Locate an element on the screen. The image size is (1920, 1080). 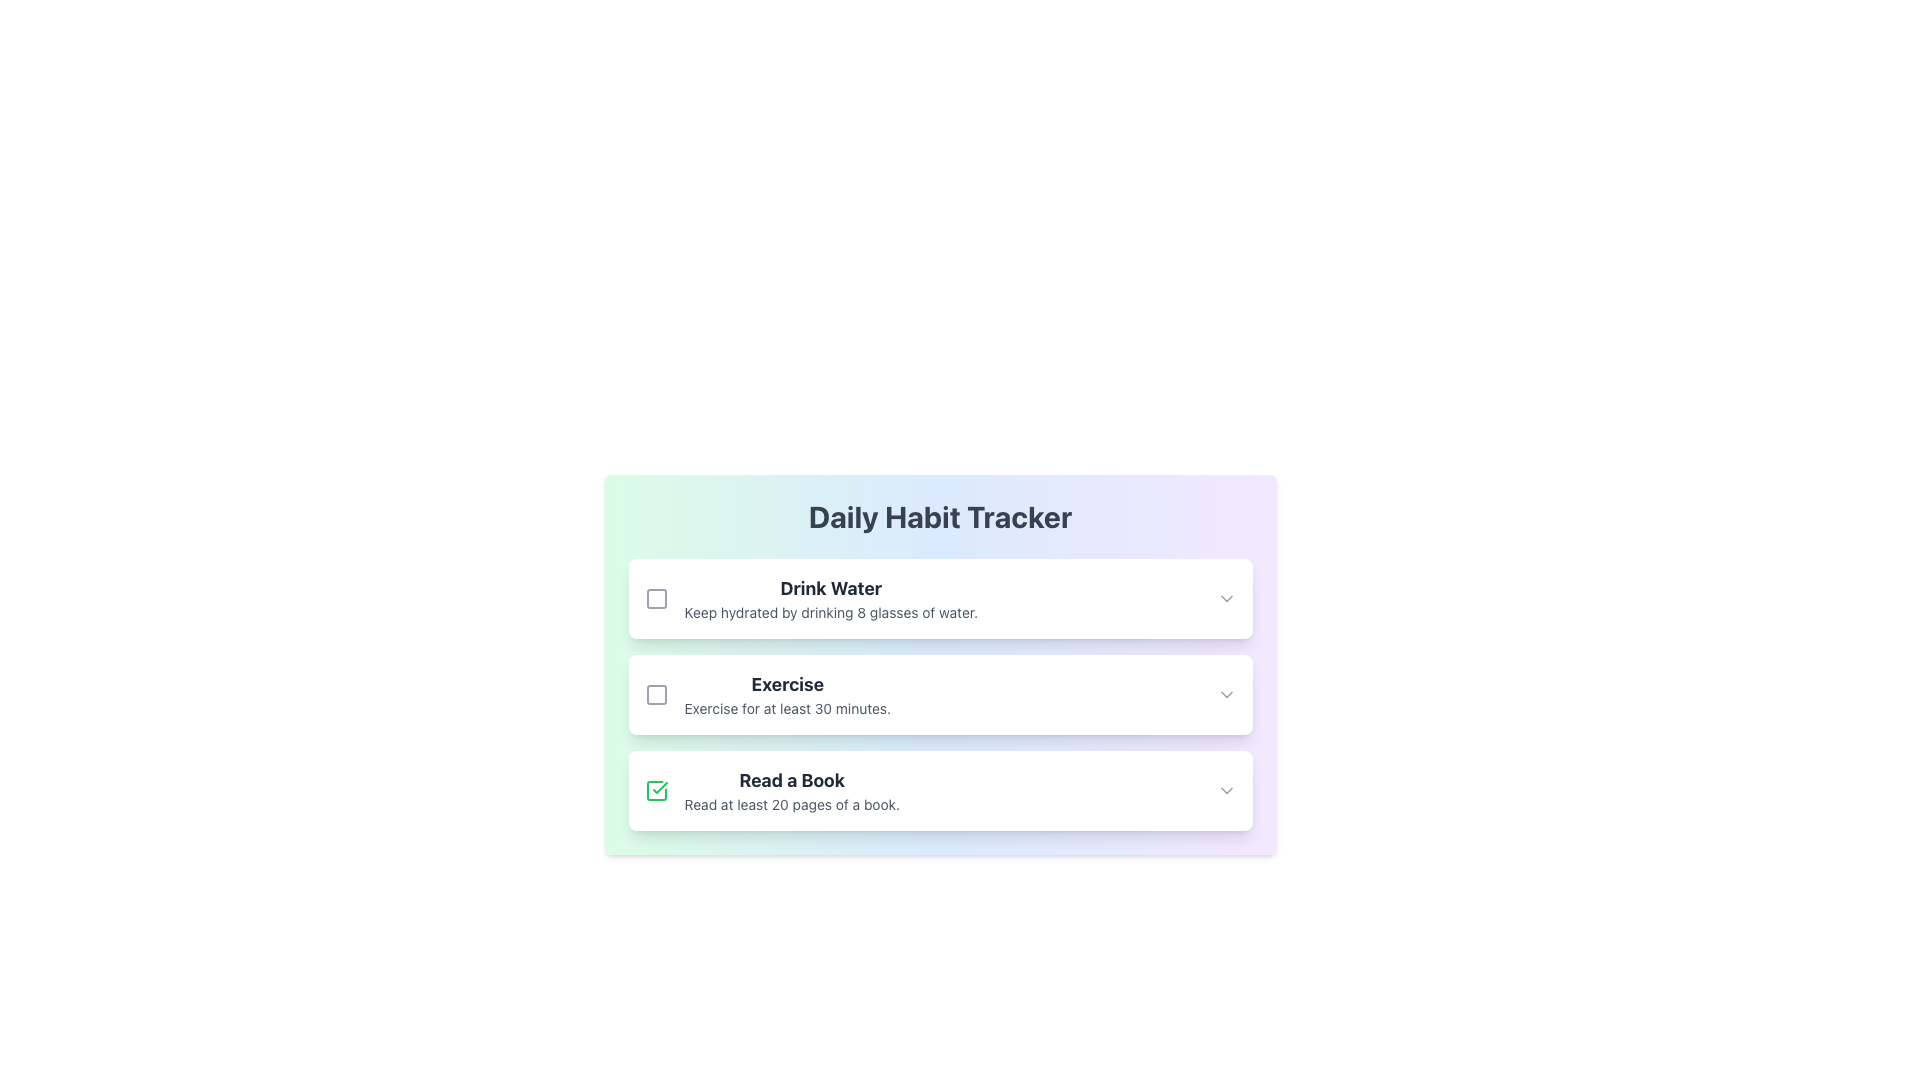
text from the 'Drink Water' label, which is centrally located within the first card of the Daily Habit Tracker section is located at coordinates (831, 597).